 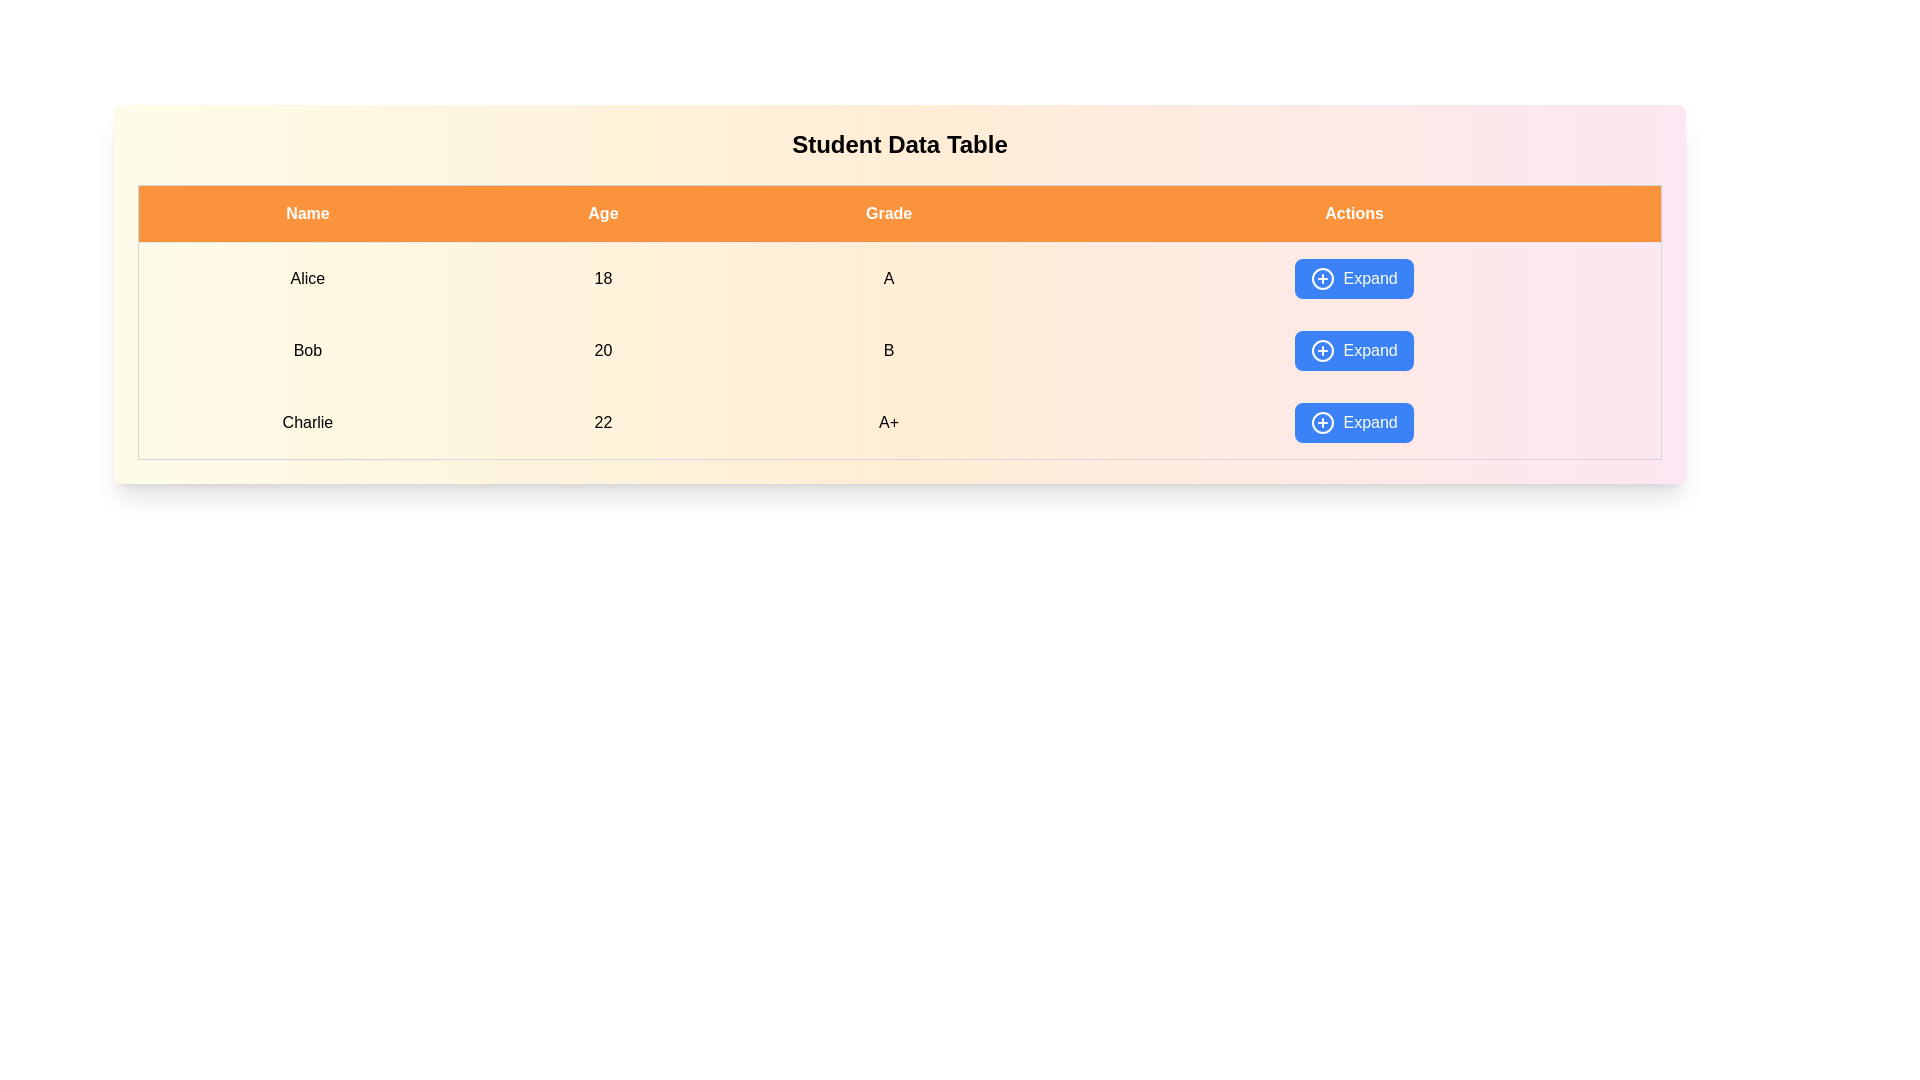 I want to click on the second 'Expand' button with white text and a plus icon in the 'Actions' column for the entry 'Bob', so click(x=1354, y=350).